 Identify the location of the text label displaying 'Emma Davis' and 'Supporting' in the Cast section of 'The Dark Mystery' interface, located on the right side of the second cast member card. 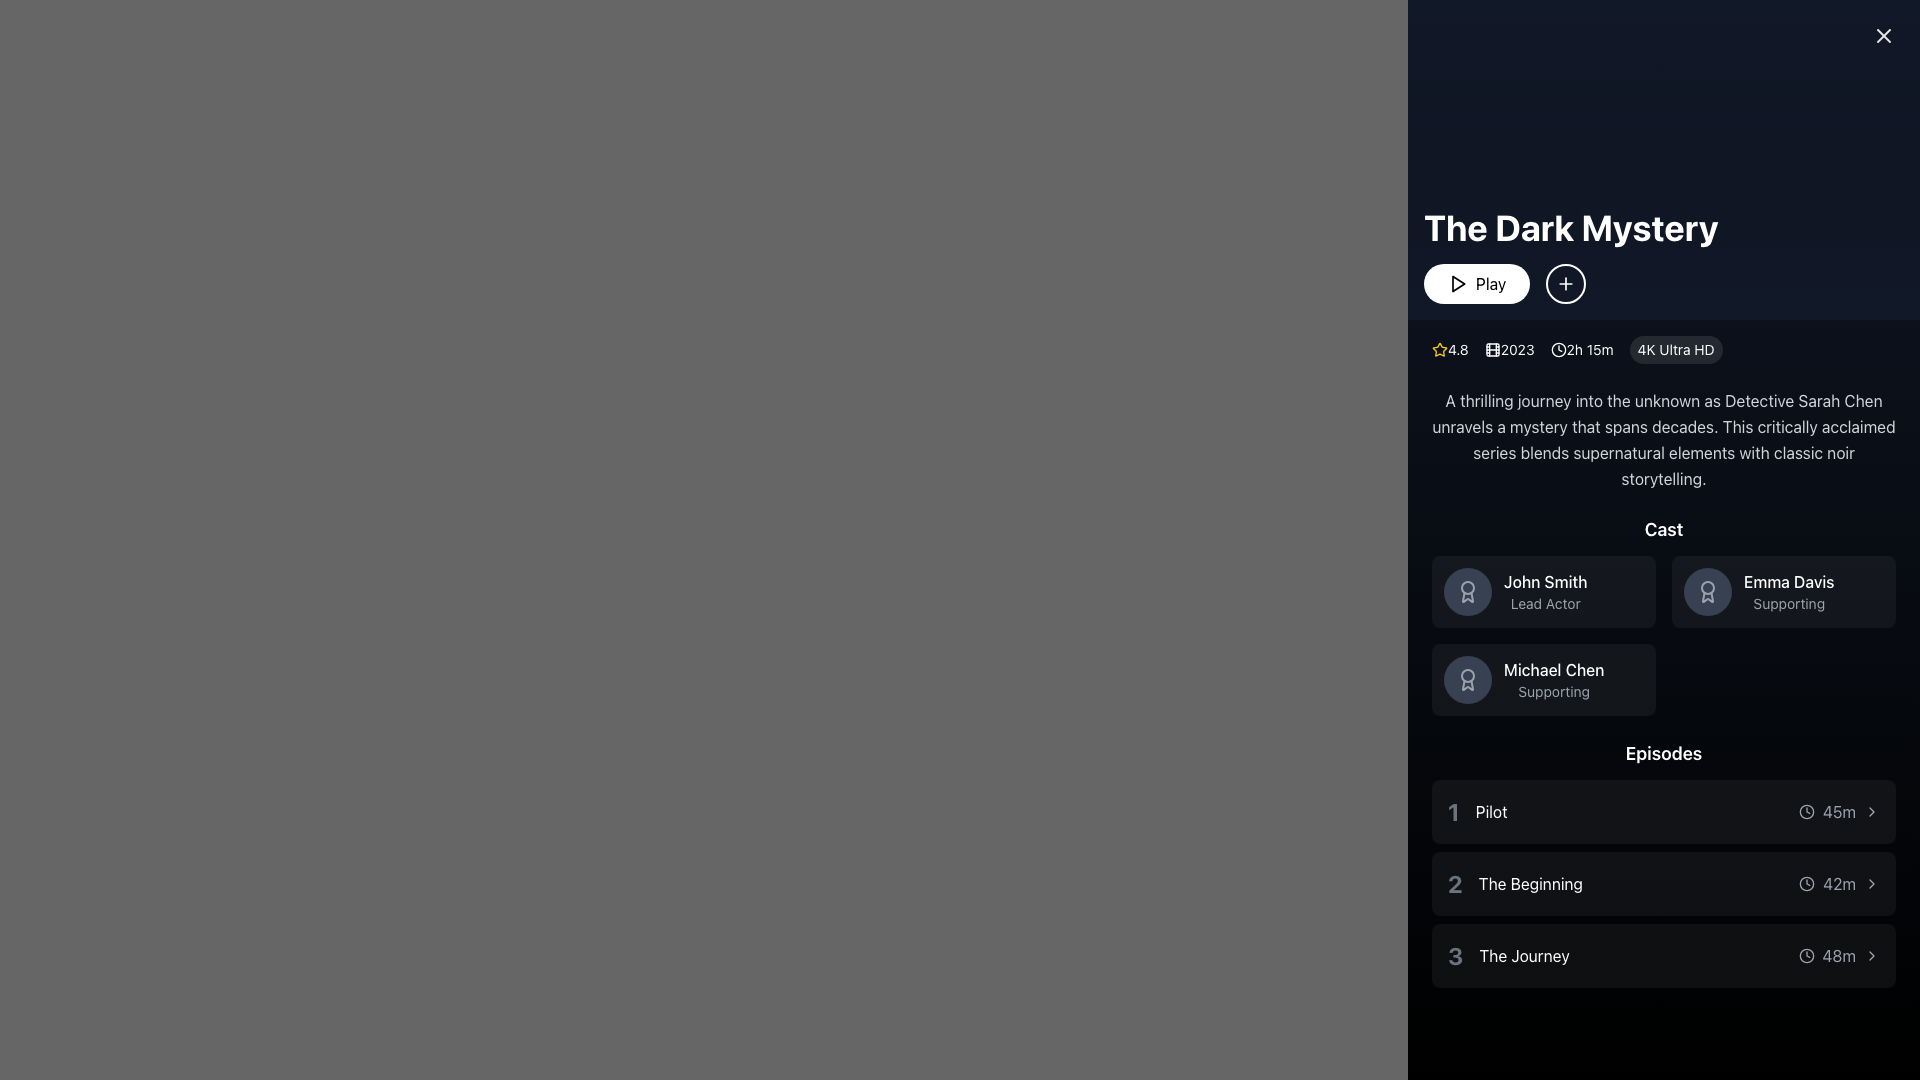
(1789, 590).